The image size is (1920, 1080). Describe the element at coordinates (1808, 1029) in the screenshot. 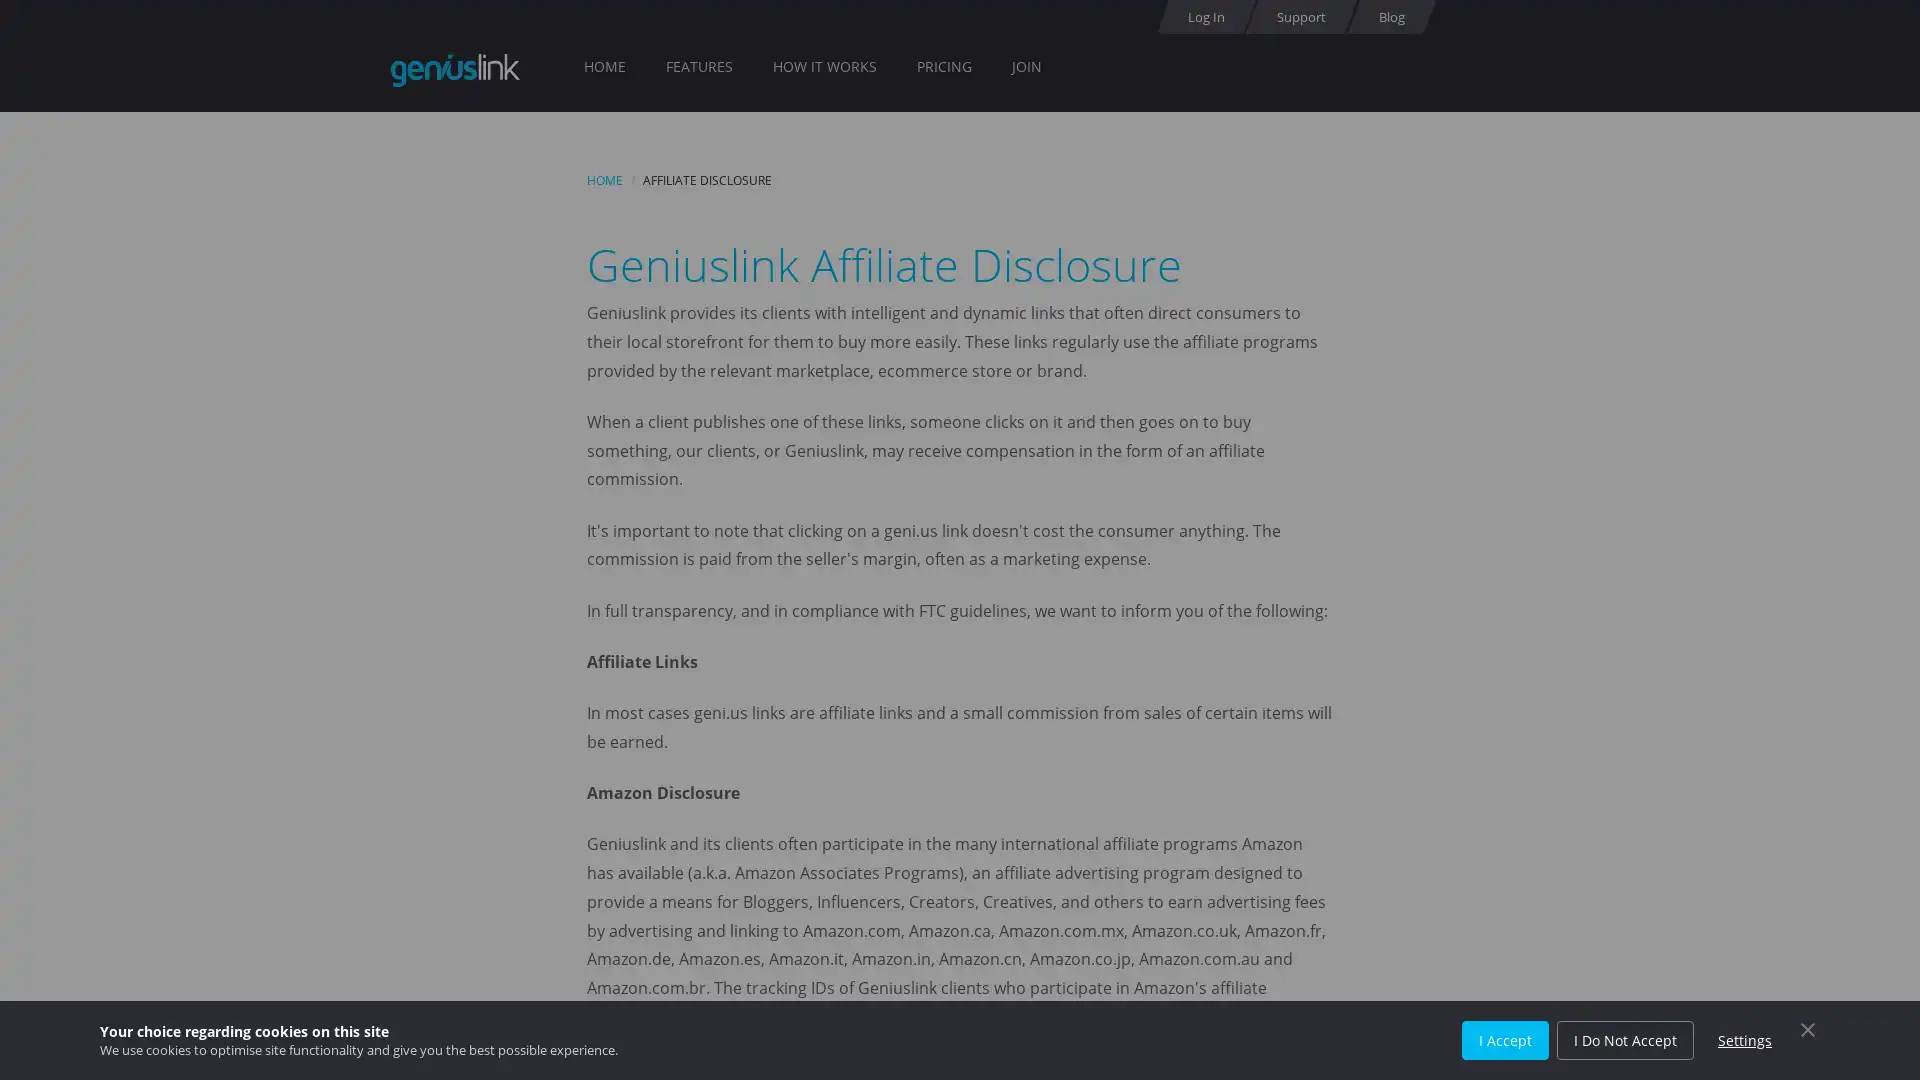

I see `Close Cookie Control` at that location.